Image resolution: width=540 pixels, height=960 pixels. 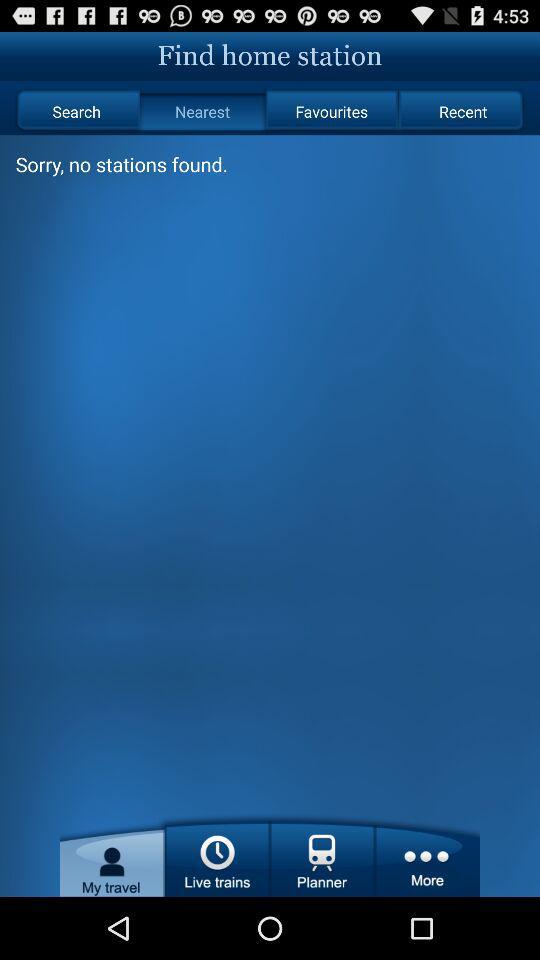 I want to click on the app above the sorry no stations item, so click(x=202, y=111).